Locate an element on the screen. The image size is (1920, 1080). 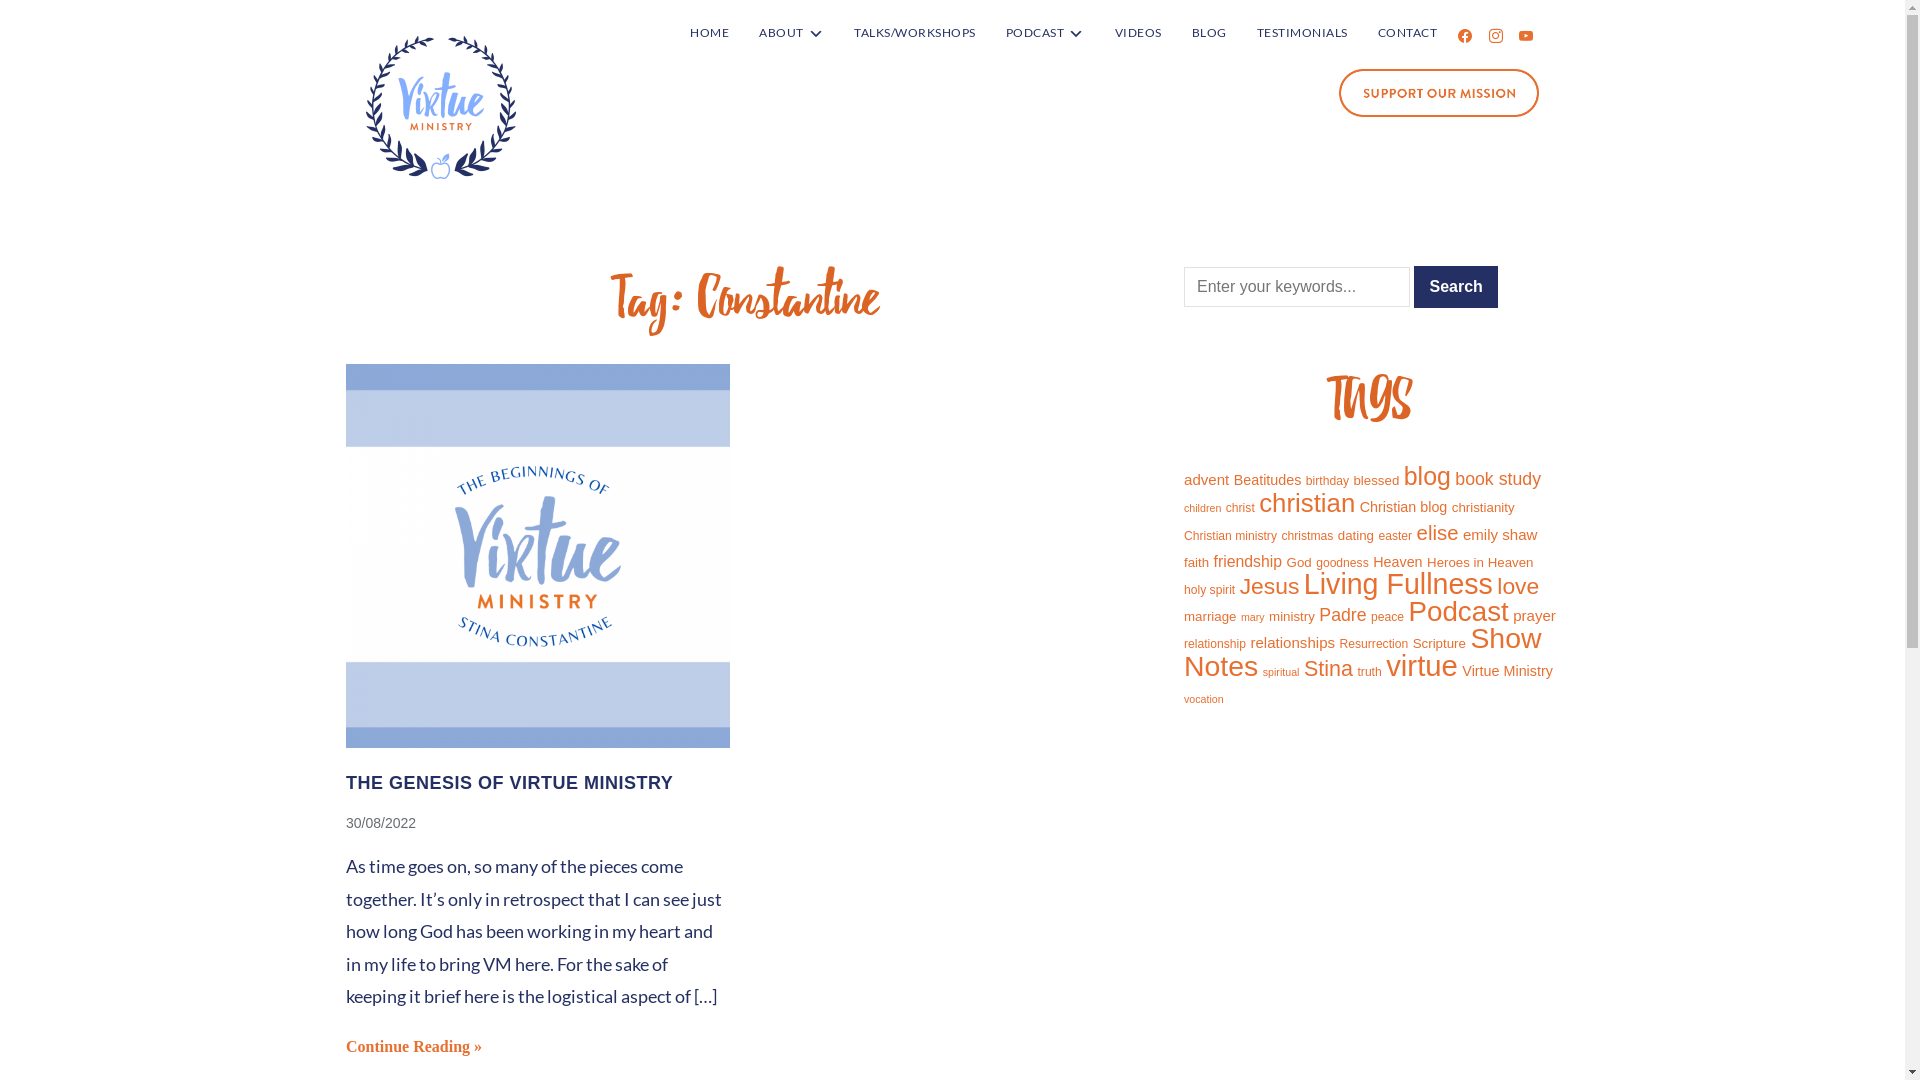
'Resurrection' is located at coordinates (1373, 644).